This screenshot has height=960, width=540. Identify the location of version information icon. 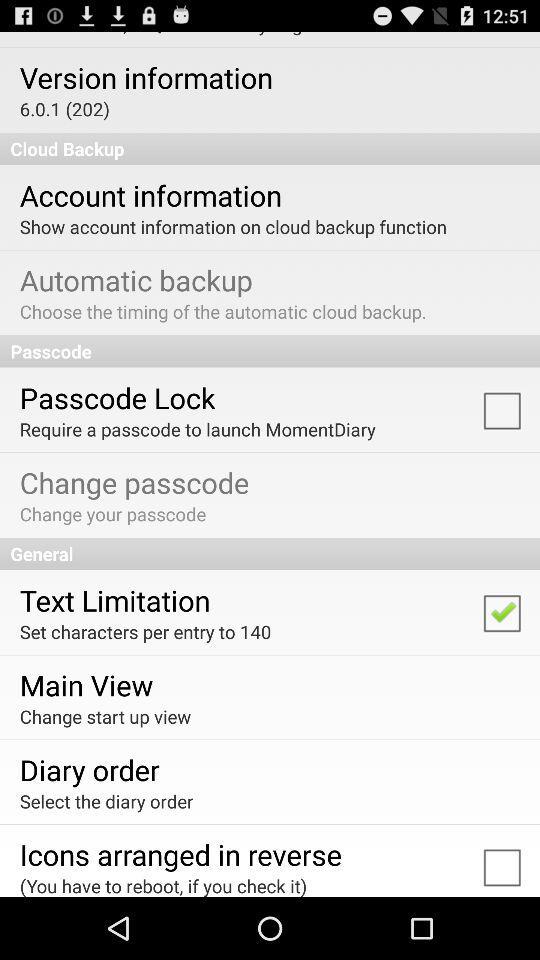
(145, 77).